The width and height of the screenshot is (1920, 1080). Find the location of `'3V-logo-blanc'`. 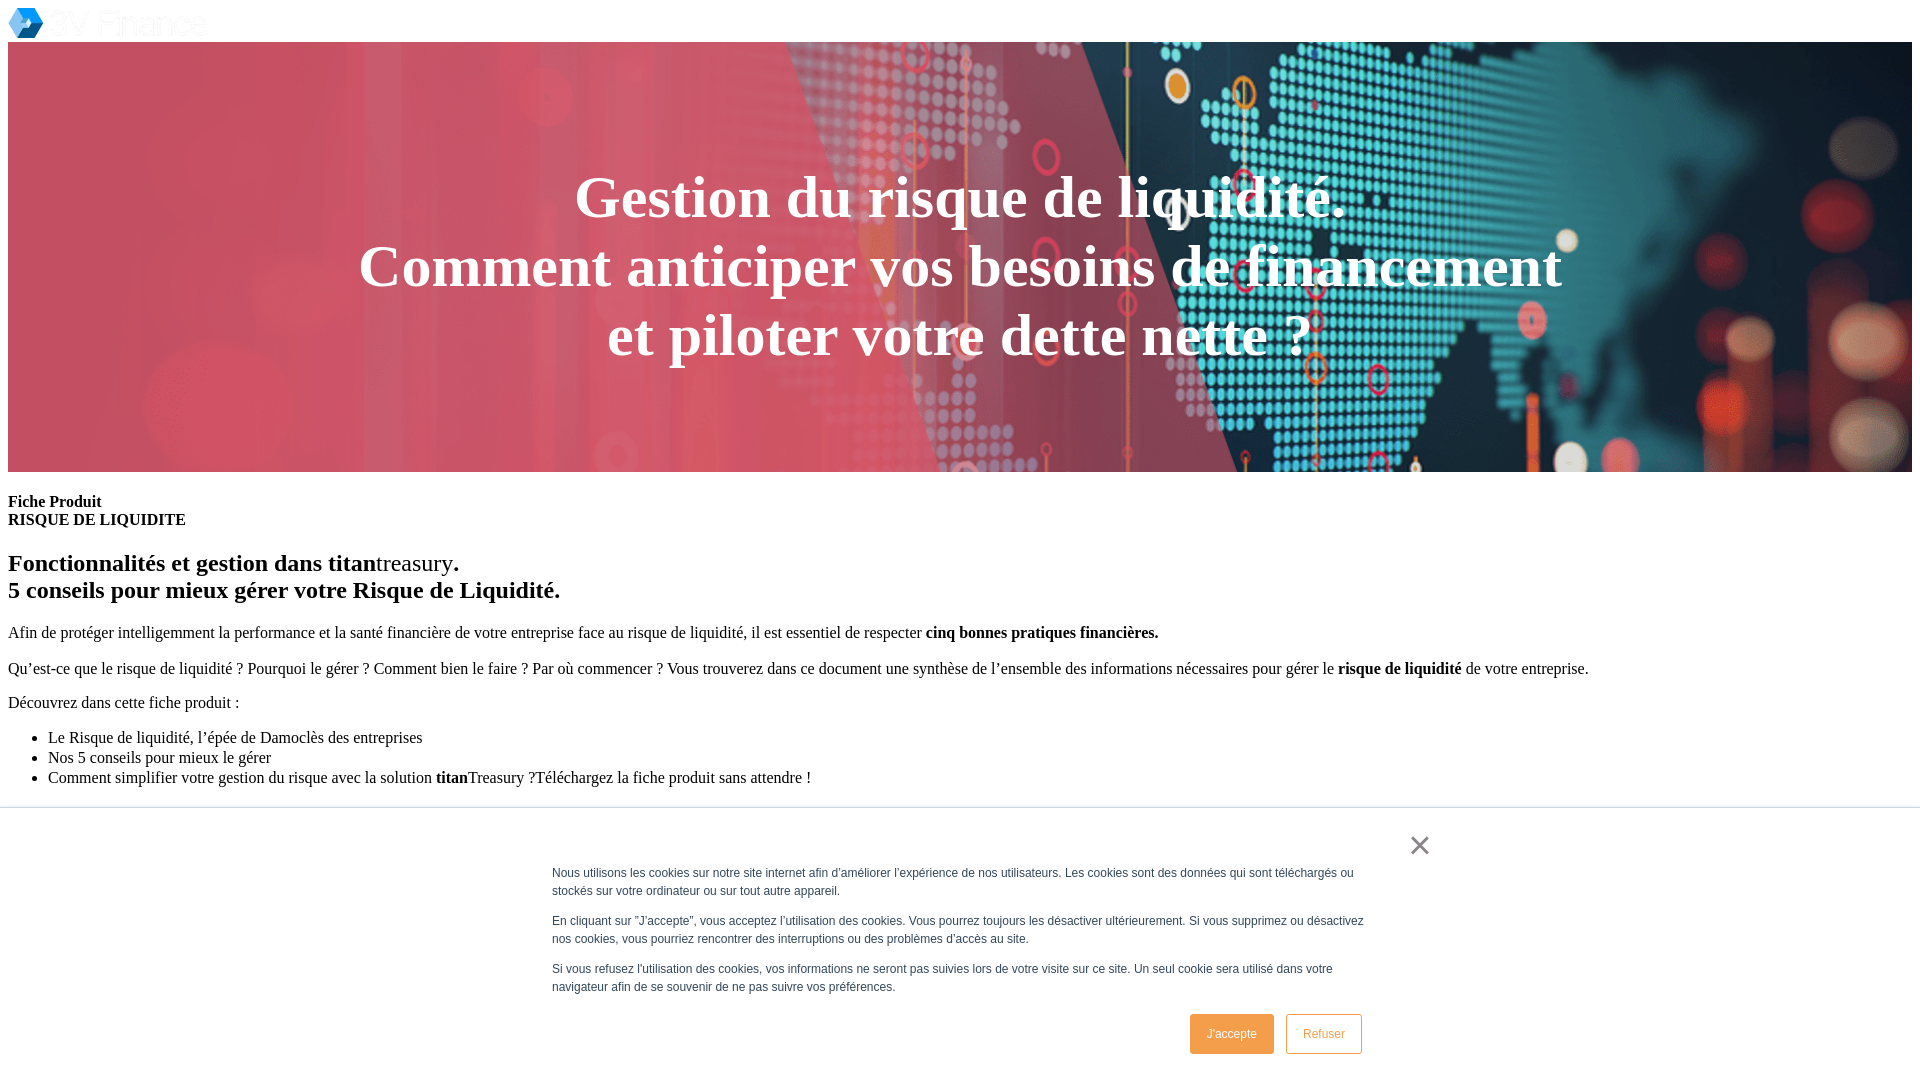

'3V-logo-blanc' is located at coordinates (107, 23).